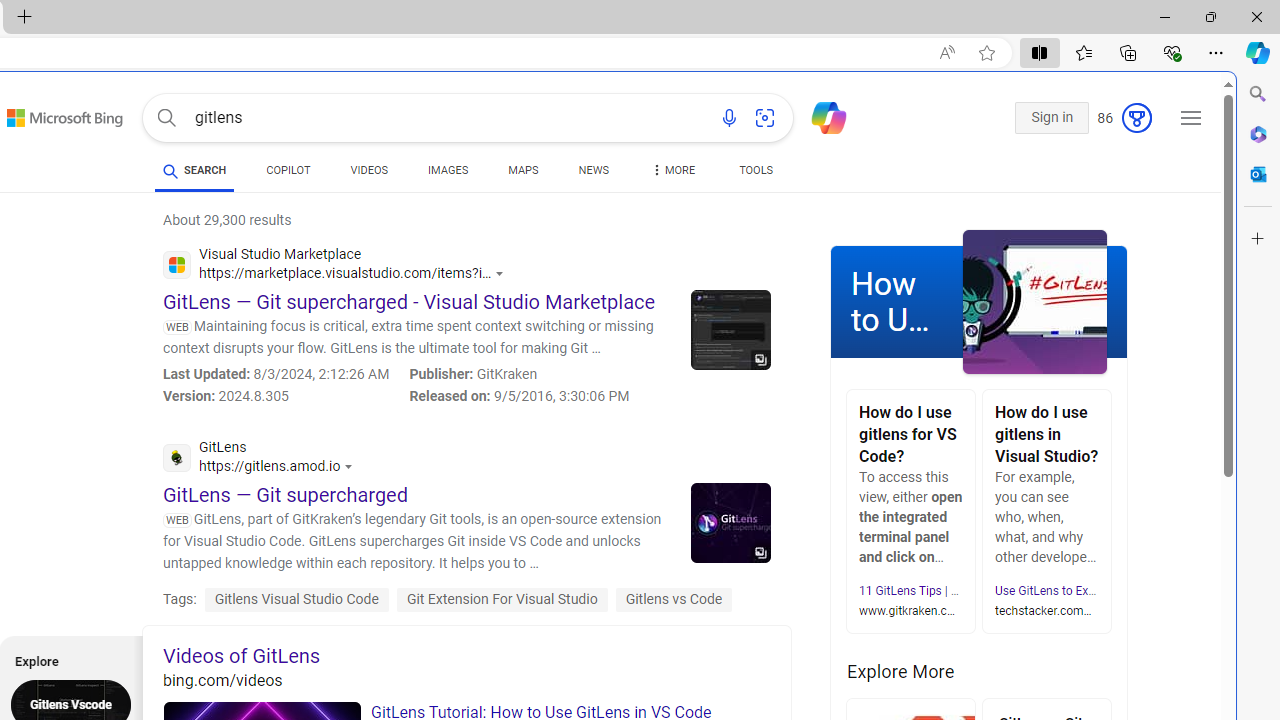 The width and height of the screenshot is (1280, 720). What do you see at coordinates (764, 118) in the screenshot?
I see `'Search using an image'` at bounding box center [764, 118].